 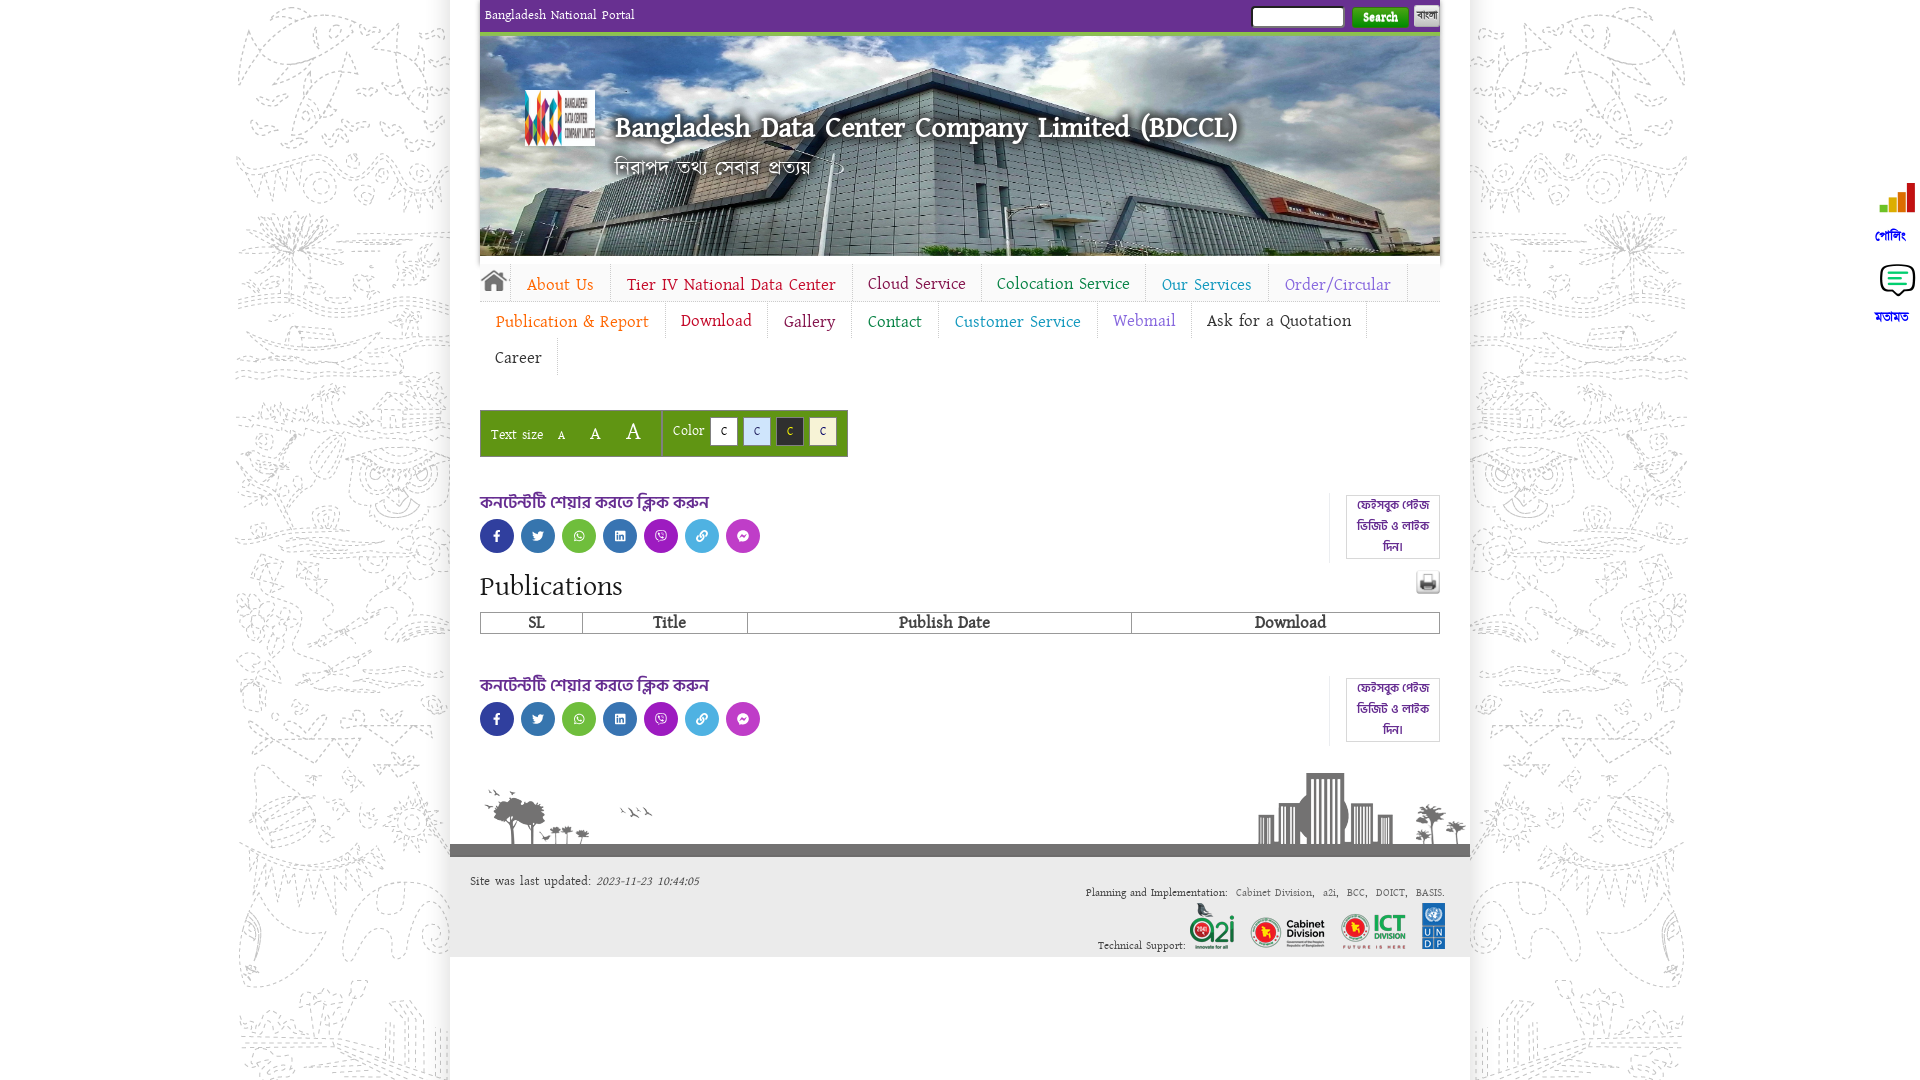 I want to click on 'BCC', so click(x=1356, y=891).